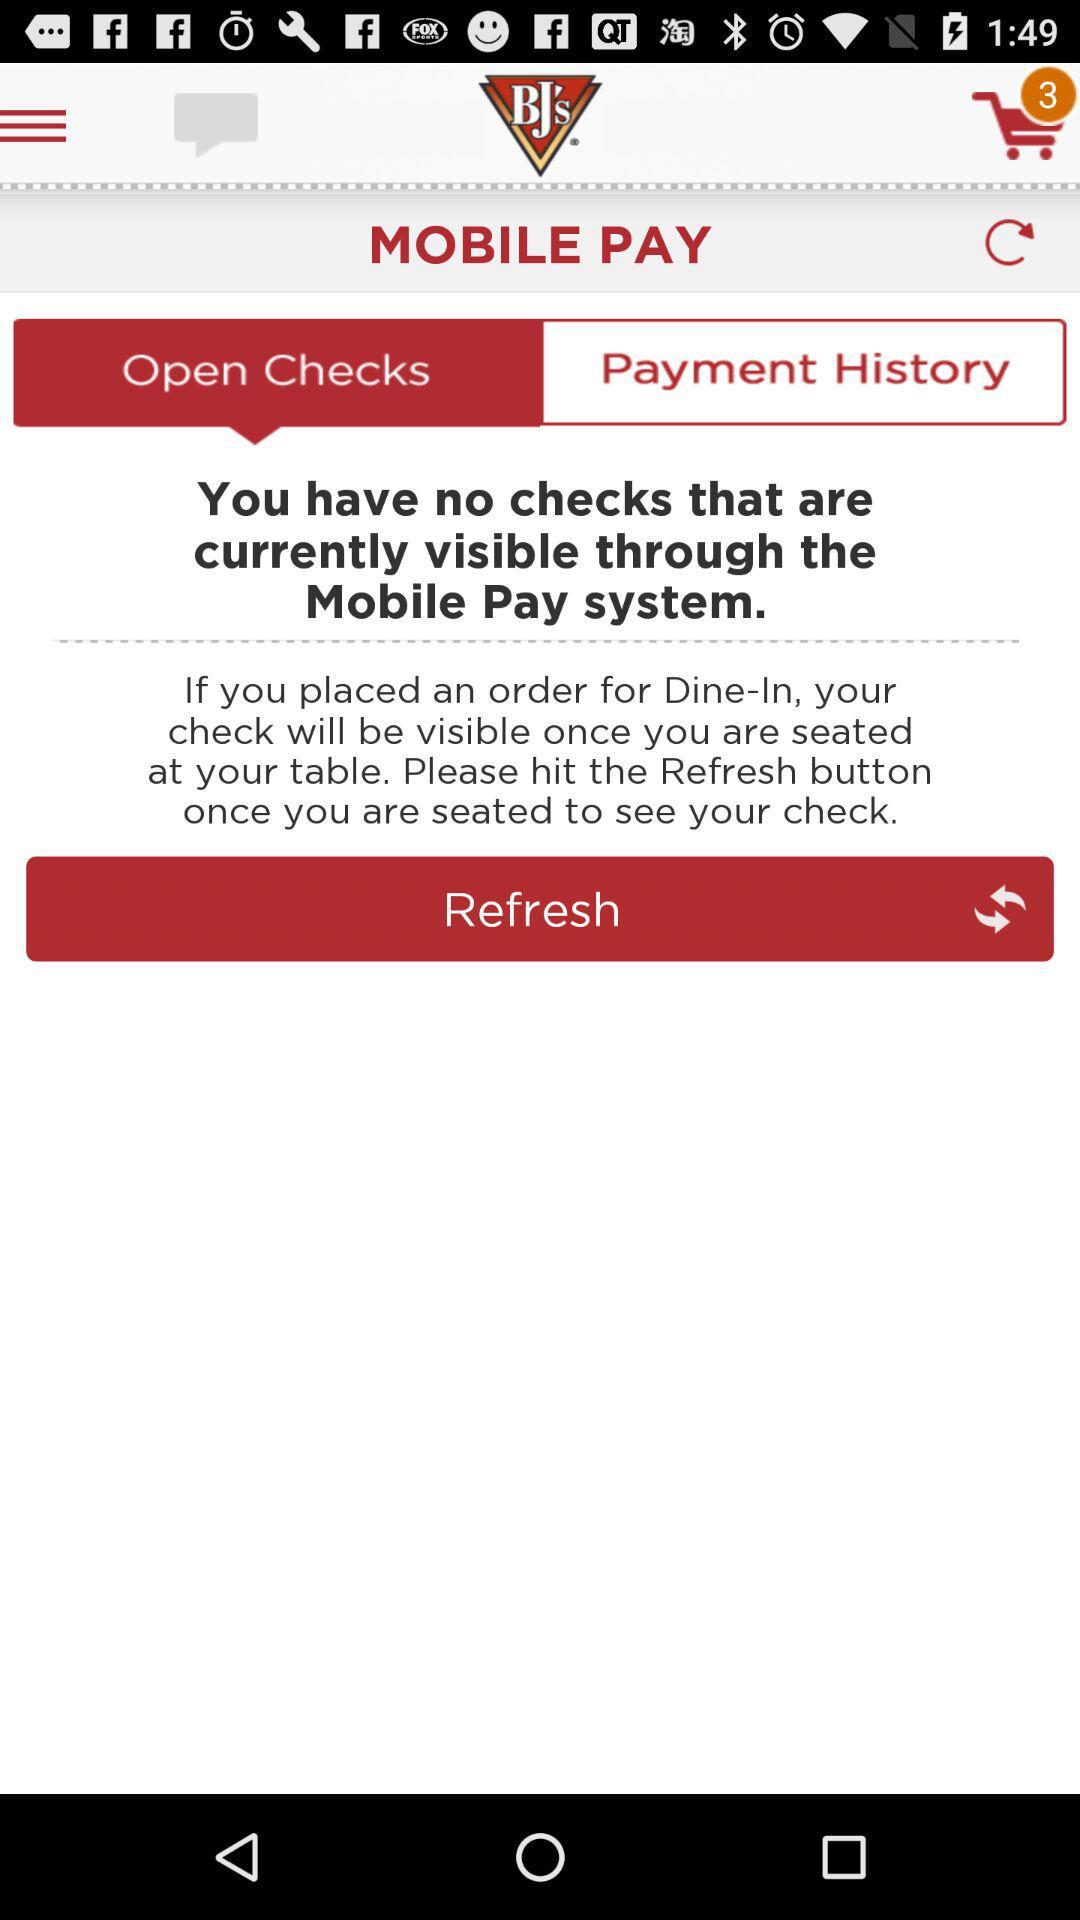 The width and height of the screenshot is (1080, 1920). Describe the element at coordinates (276, 381) in the screenshot. I see `open checks` at that location.